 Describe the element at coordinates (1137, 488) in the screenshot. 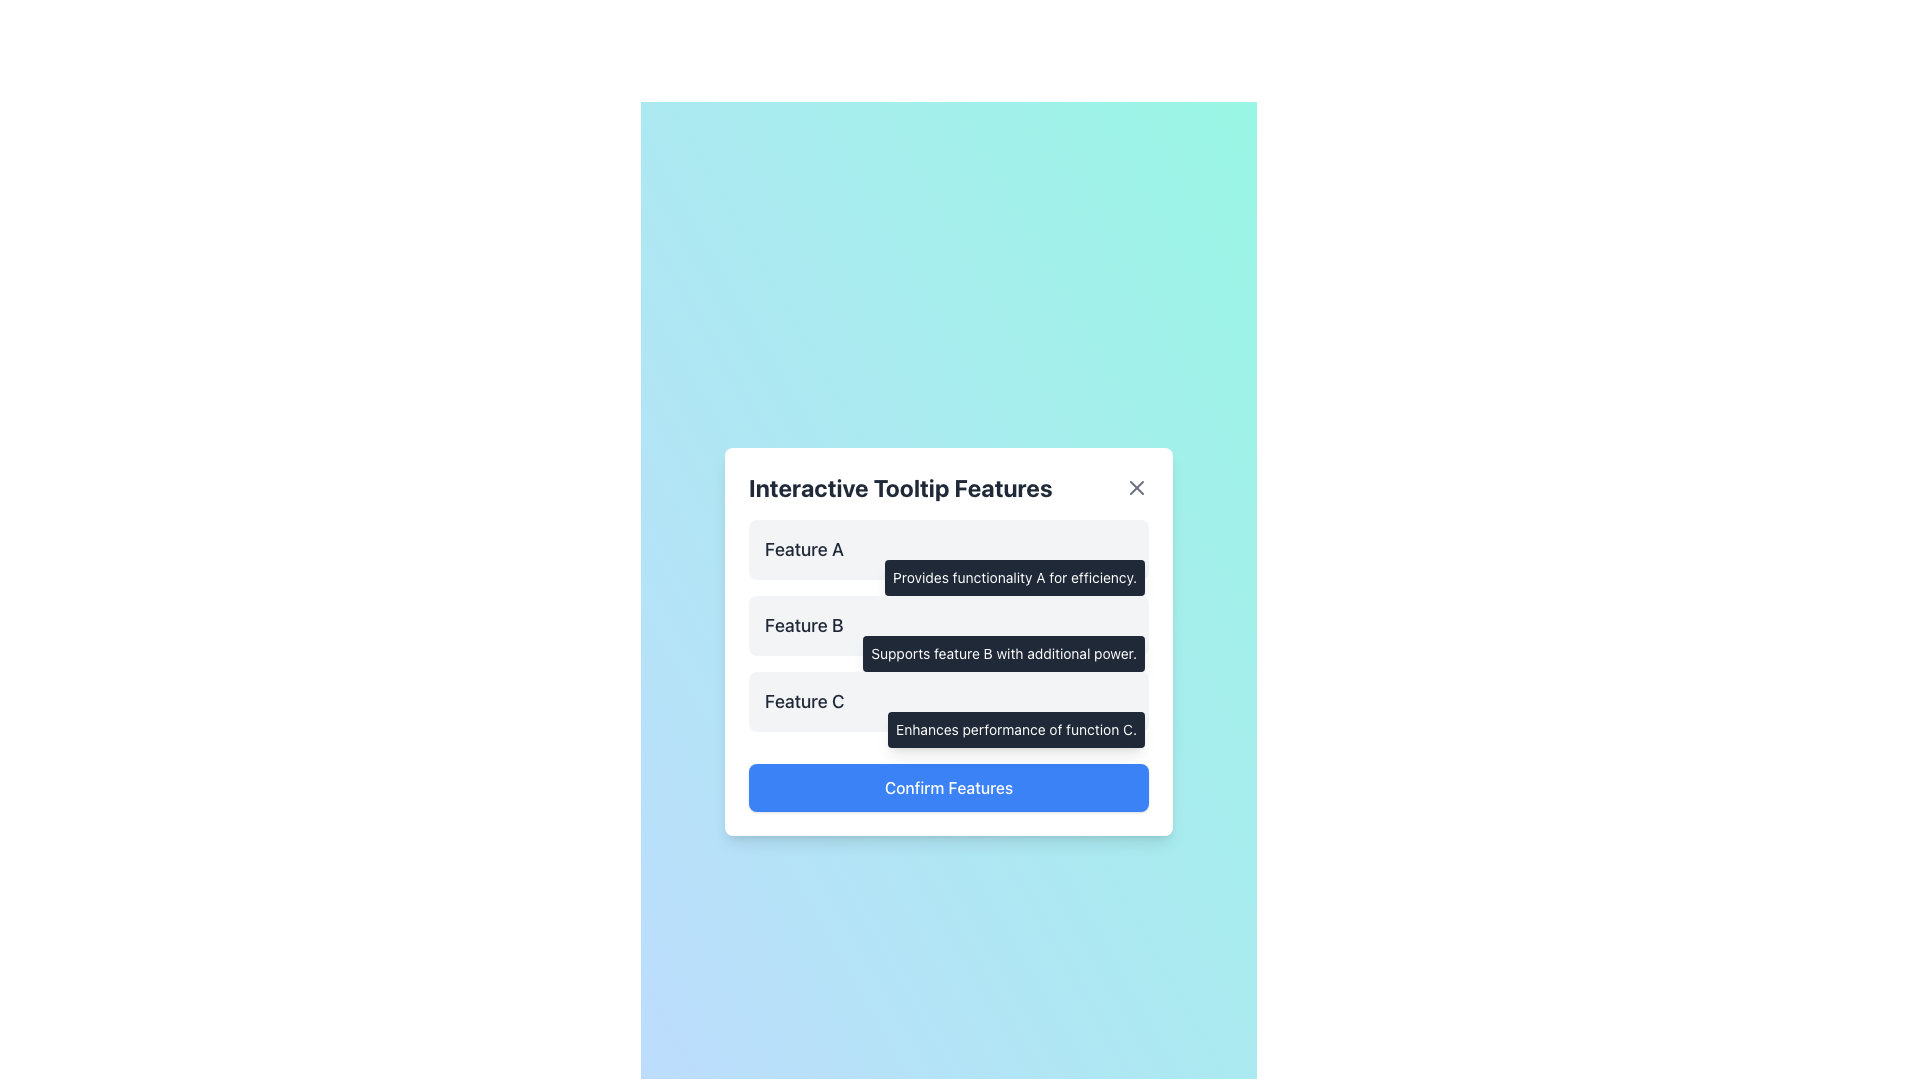

I see `the close button, represented by a stylized 'X', located at the top-right corner of the pop-up box next to the title 'Interactive Tooltip Features'` at that location.